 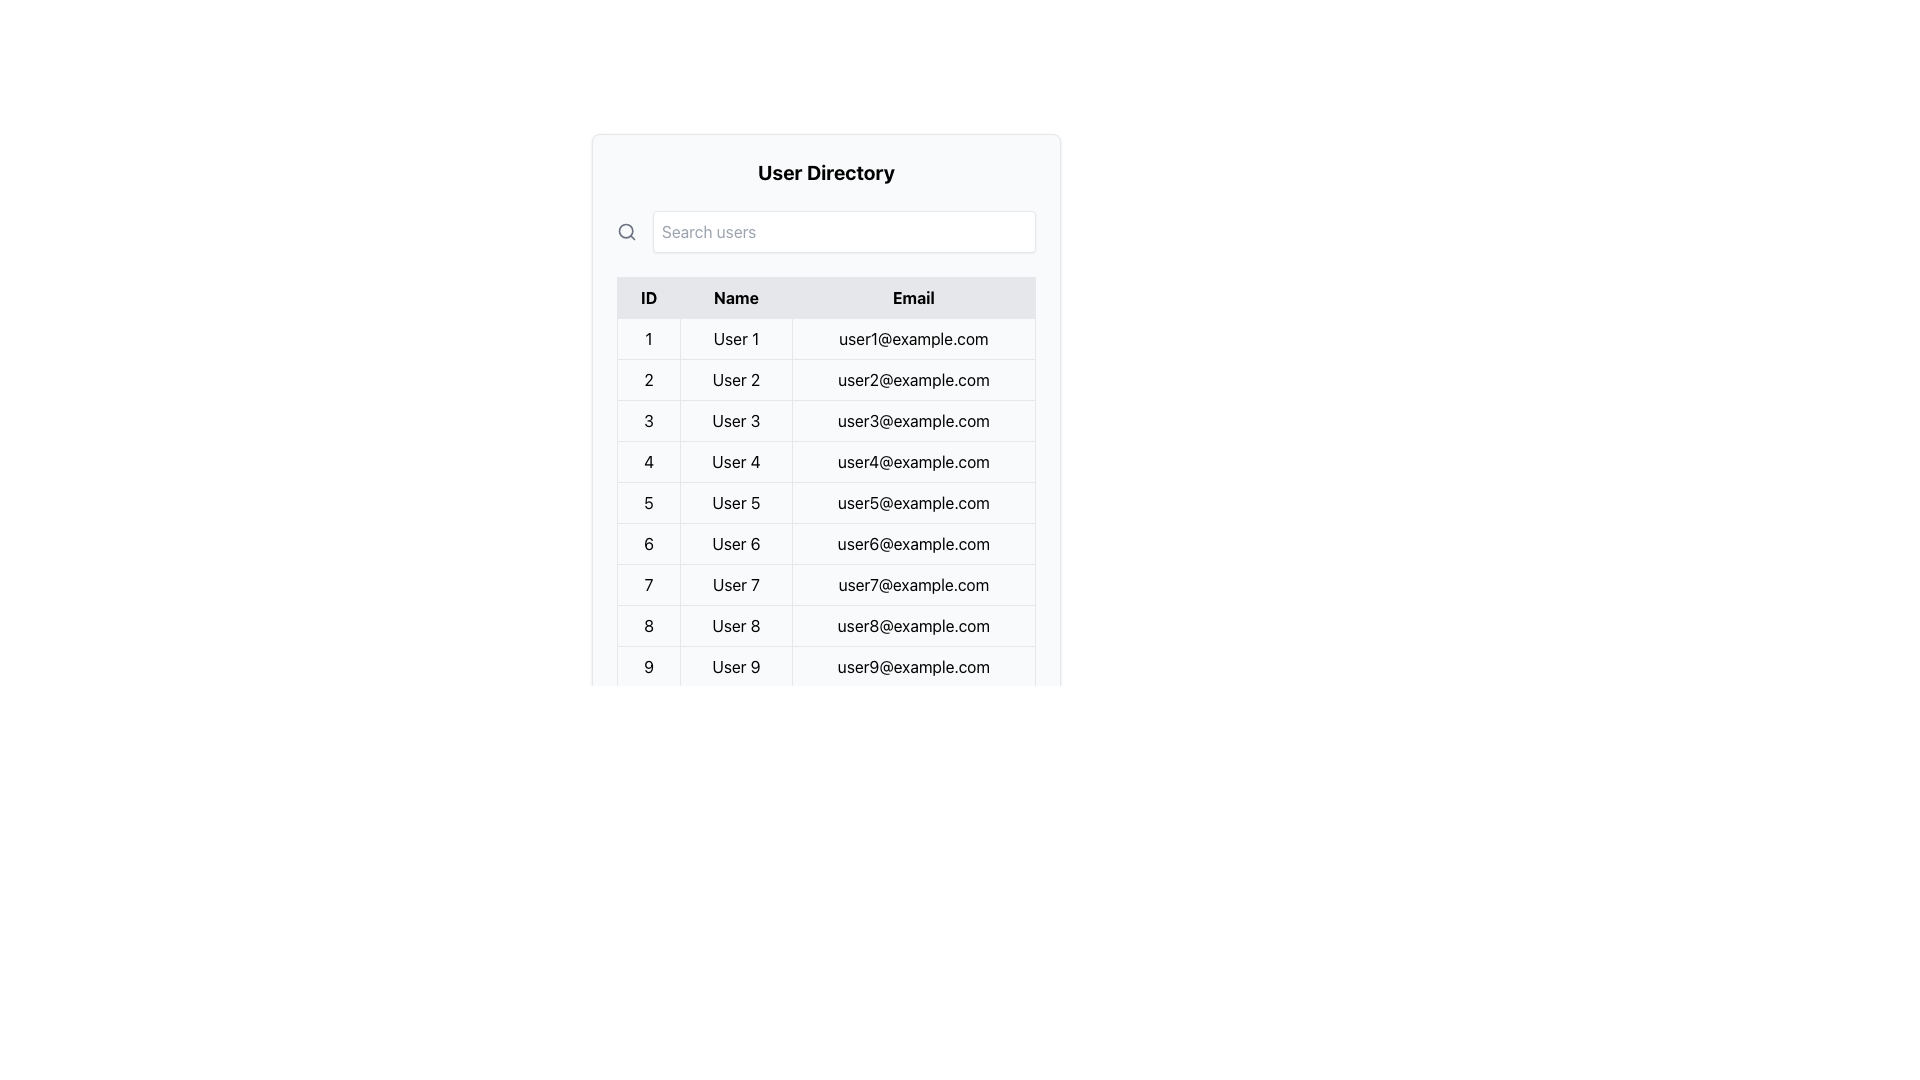 What do you see at coordinates (912, 462) in the screenshot?
I see `the text label displaying the email address 'user4@example.com', which is part of the 'Email' column in the fourth row of the table` at bounding box center [912, 462].